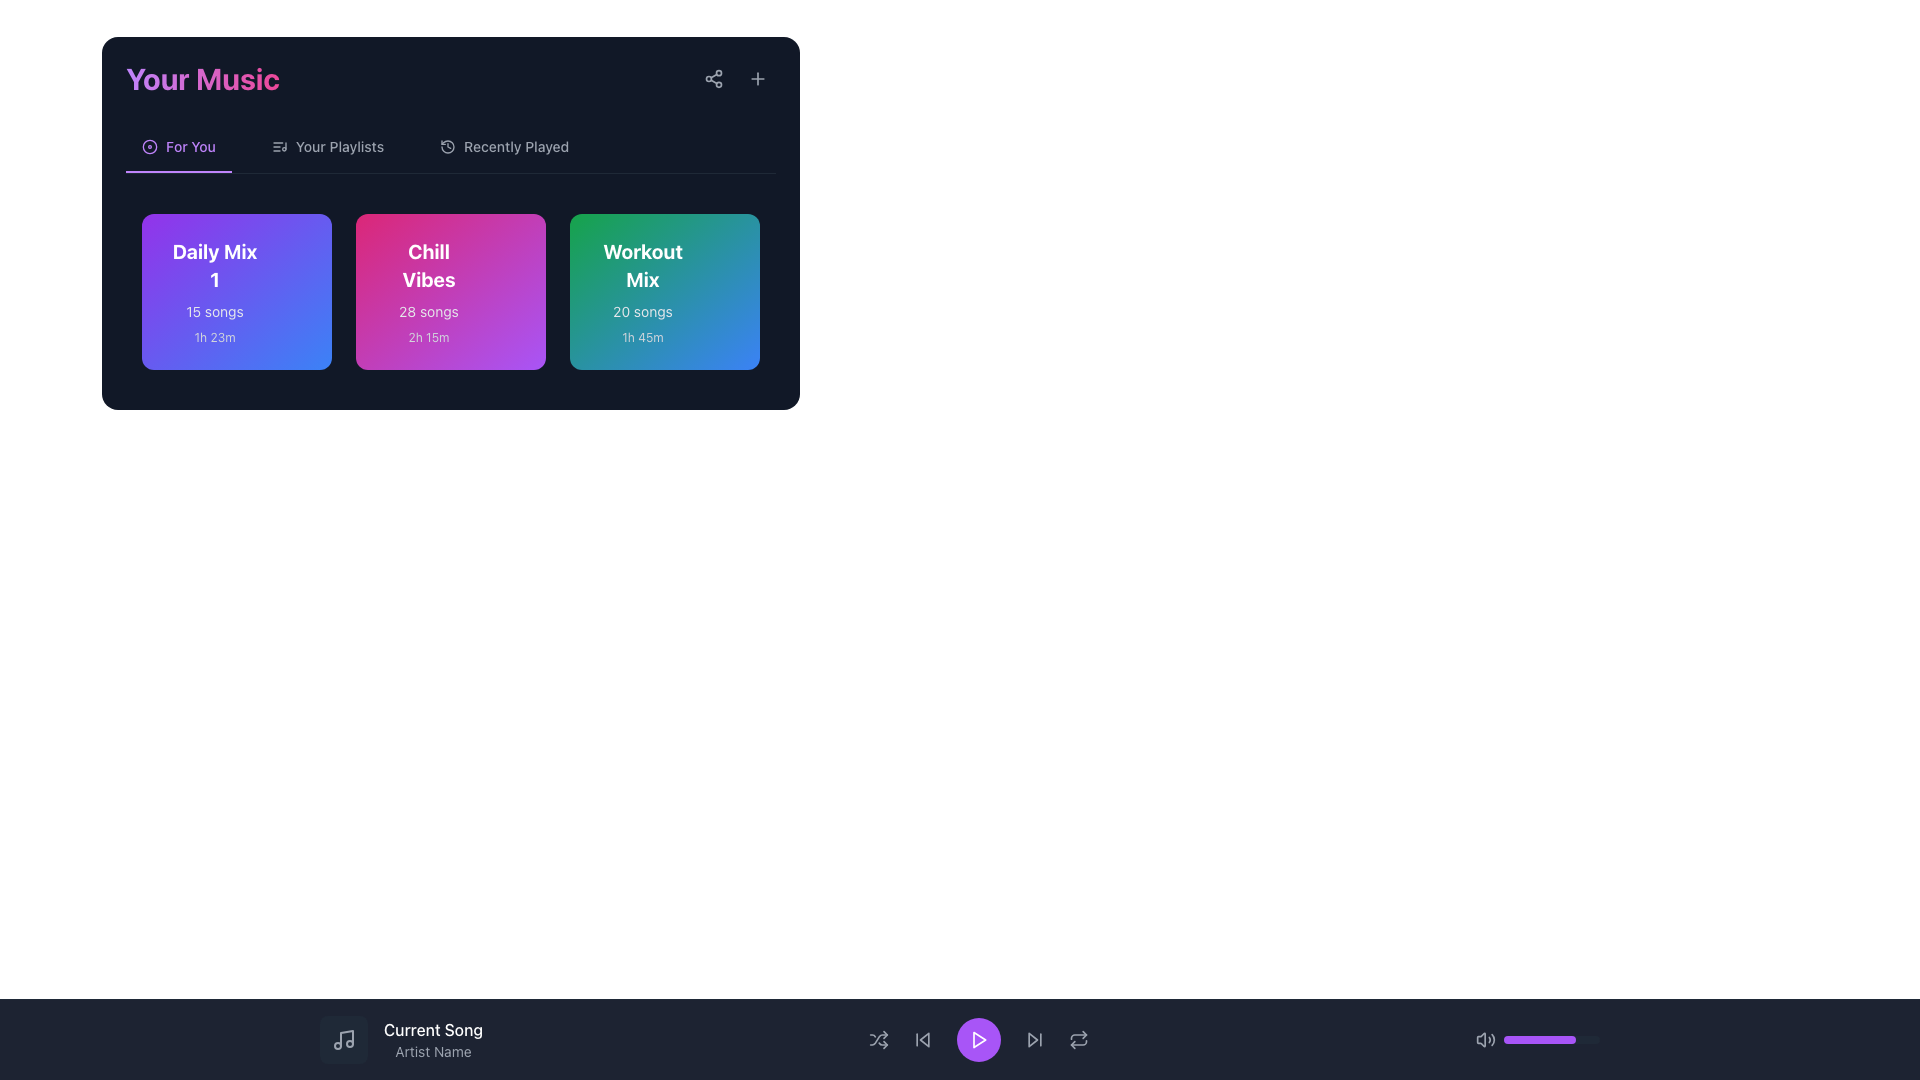  What do you see at coordinates (215, 312) in the screenshot?
I see `the static text label that provides information about the number of songs in the 'Daily Mix 1' playlist, located above the duration text '1h 23m'` at bounding box center [215, 312].